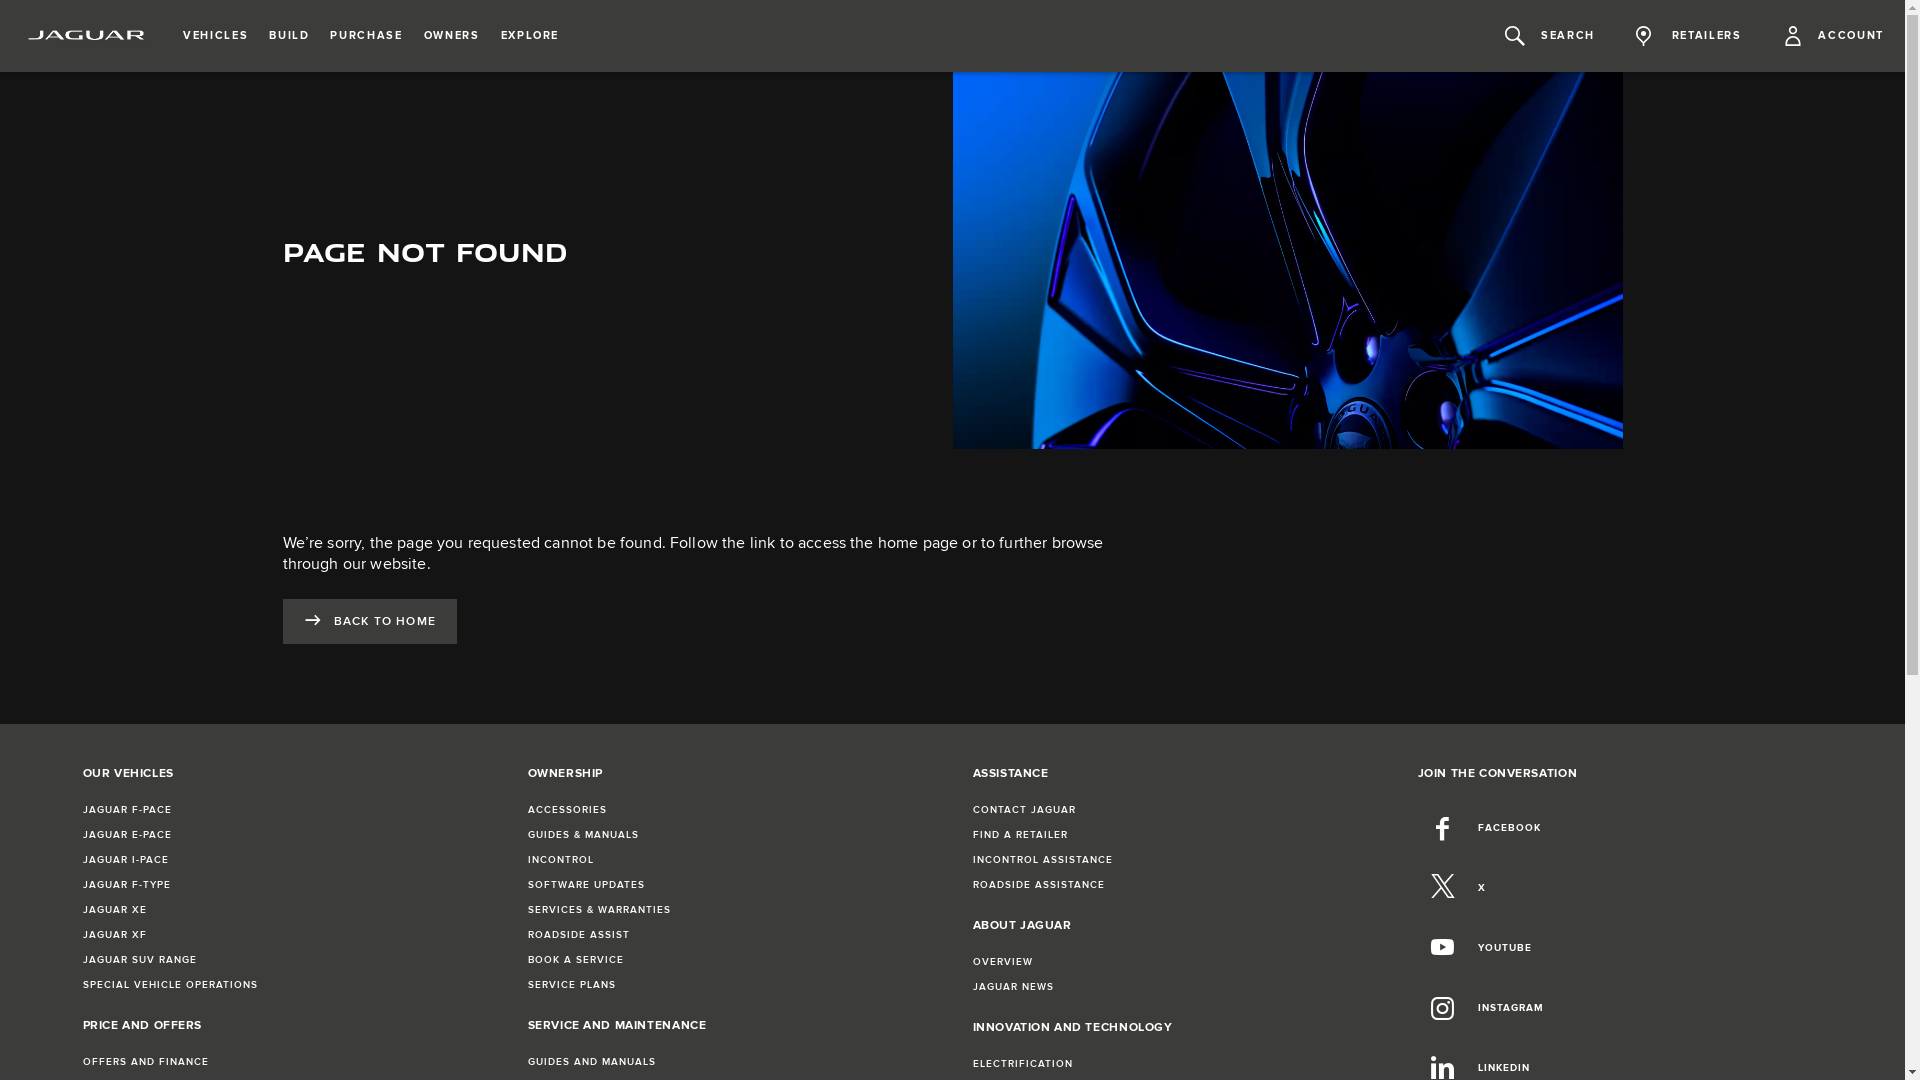 This screenshot has height=1080, width=1920. What do you see at coordinates (582, 834) in the screenshot?
I see `'GUIDES & MANUALS'` at bounding box center [582, 834].